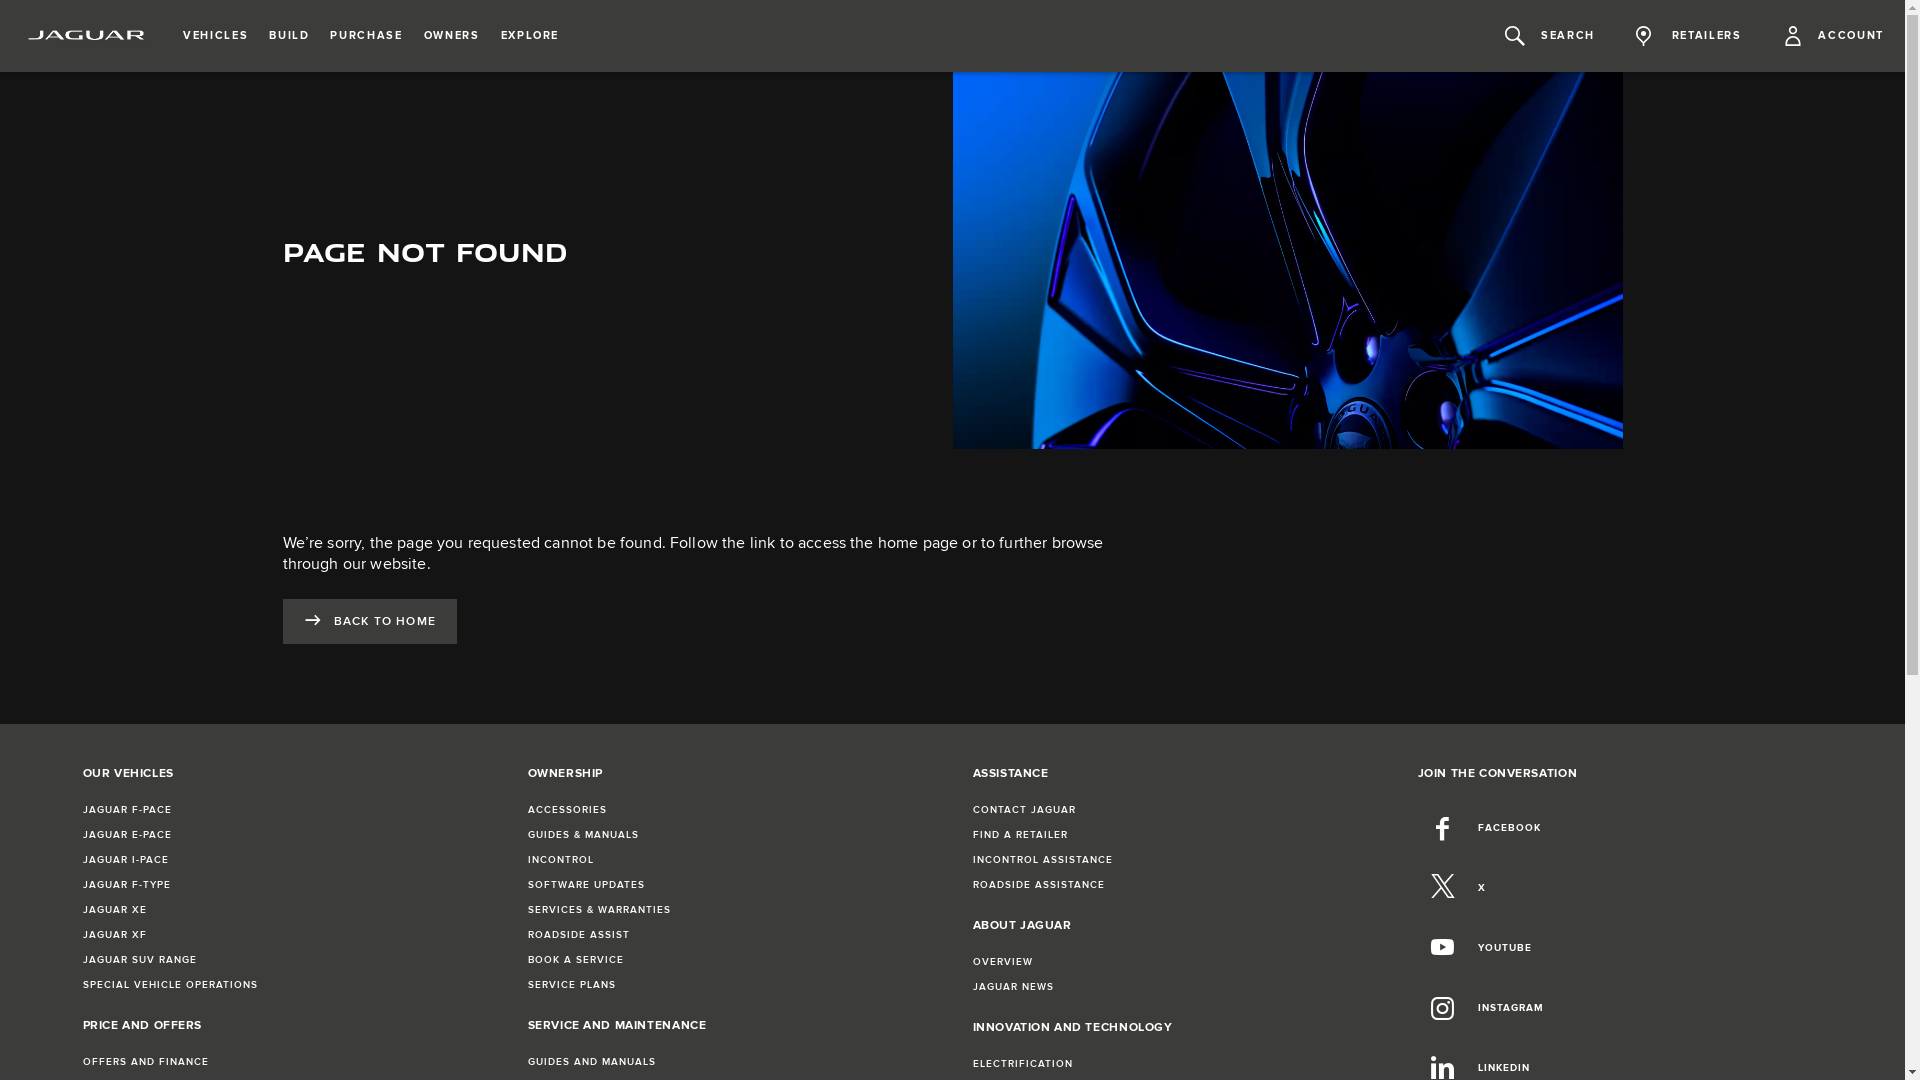 This screenshot has height=1080, width=1920. What do you see at coordinates (582, 834) in the screenshot?
I see `'GUIDES & MANUALS'` at bounding box center [582, 834].